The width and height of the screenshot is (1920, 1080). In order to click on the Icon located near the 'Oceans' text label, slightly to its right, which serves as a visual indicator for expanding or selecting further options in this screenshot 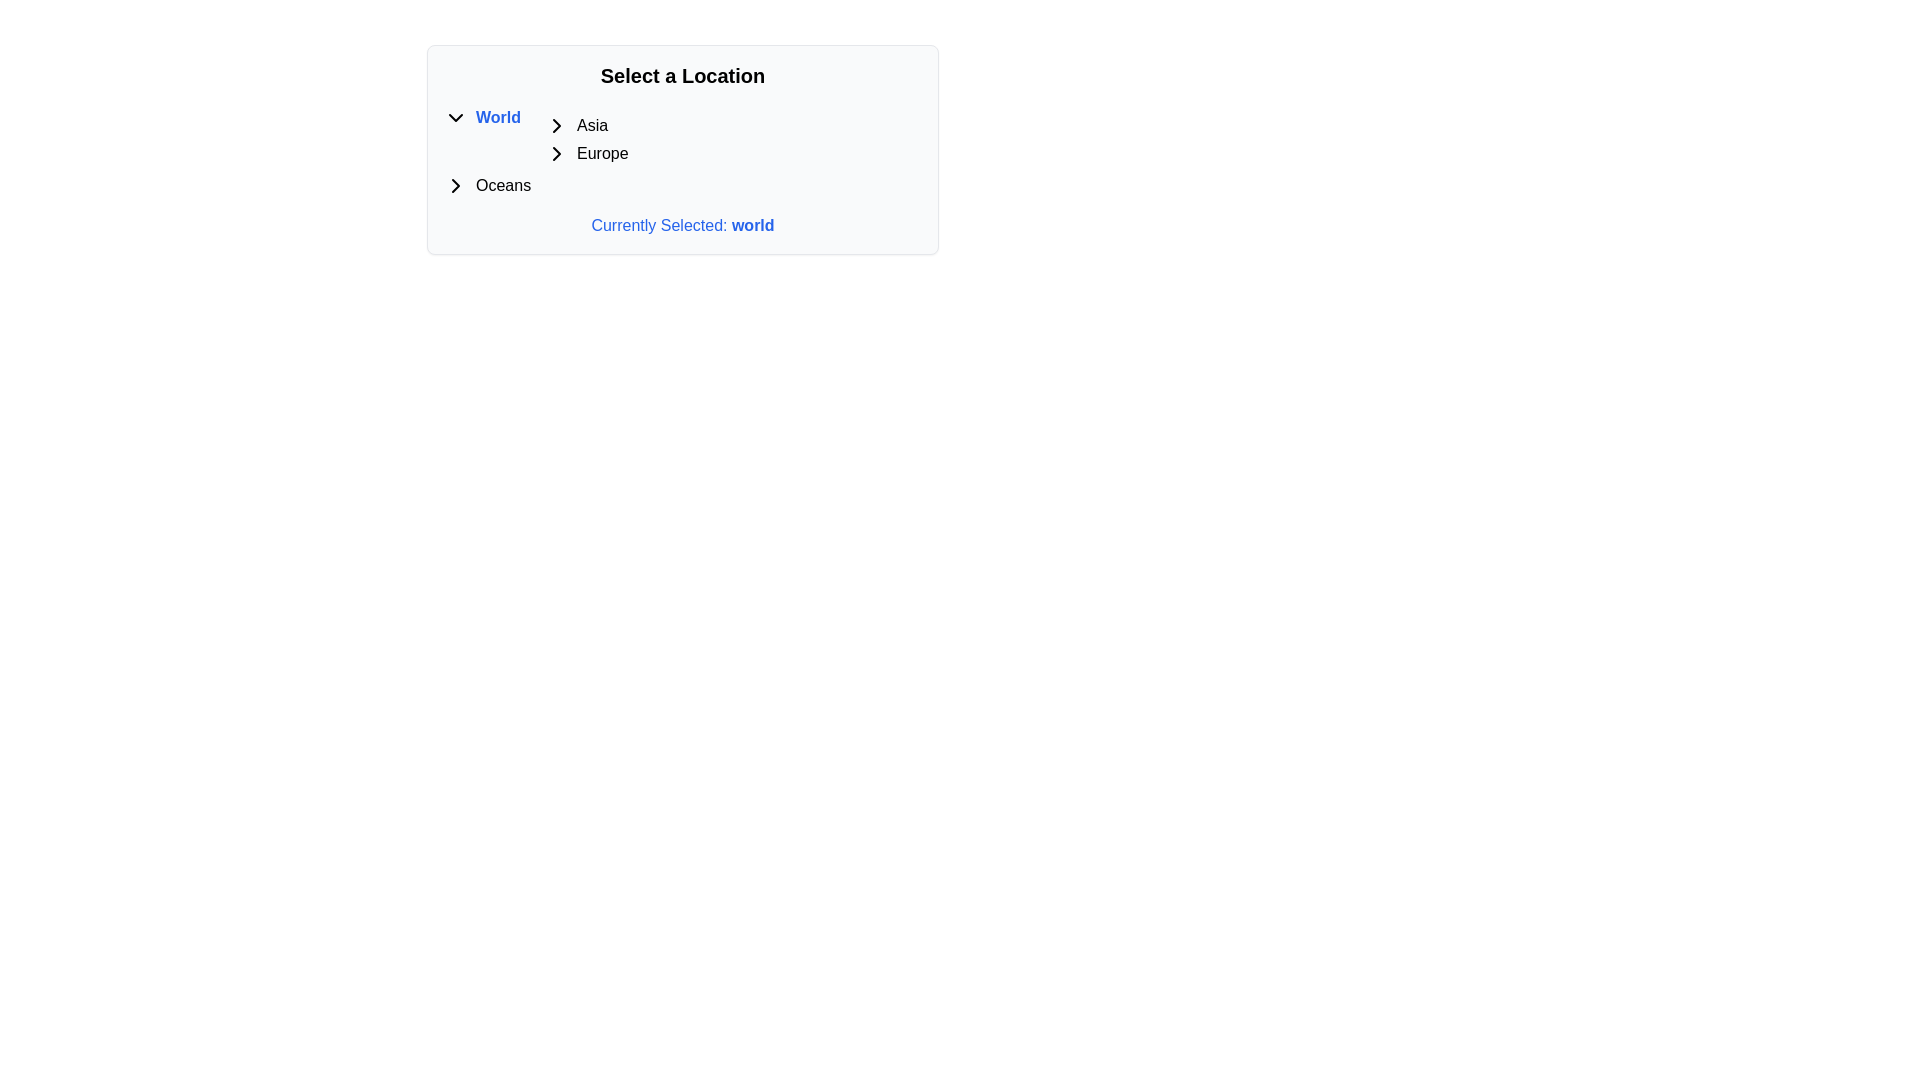, I will do `click(455, 185)`.